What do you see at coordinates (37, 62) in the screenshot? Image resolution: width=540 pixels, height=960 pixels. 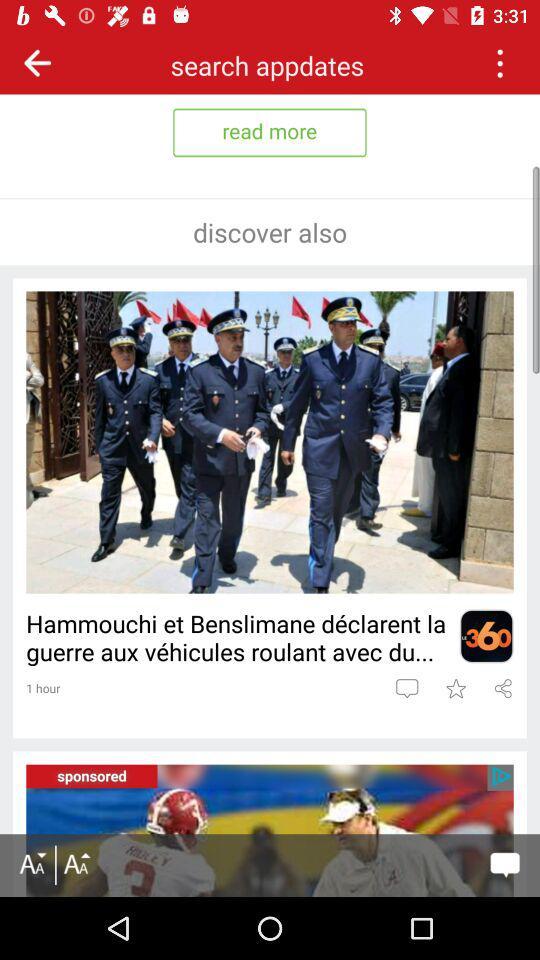 I see `the arrow_backward icon` at bounding box center [37, 62].